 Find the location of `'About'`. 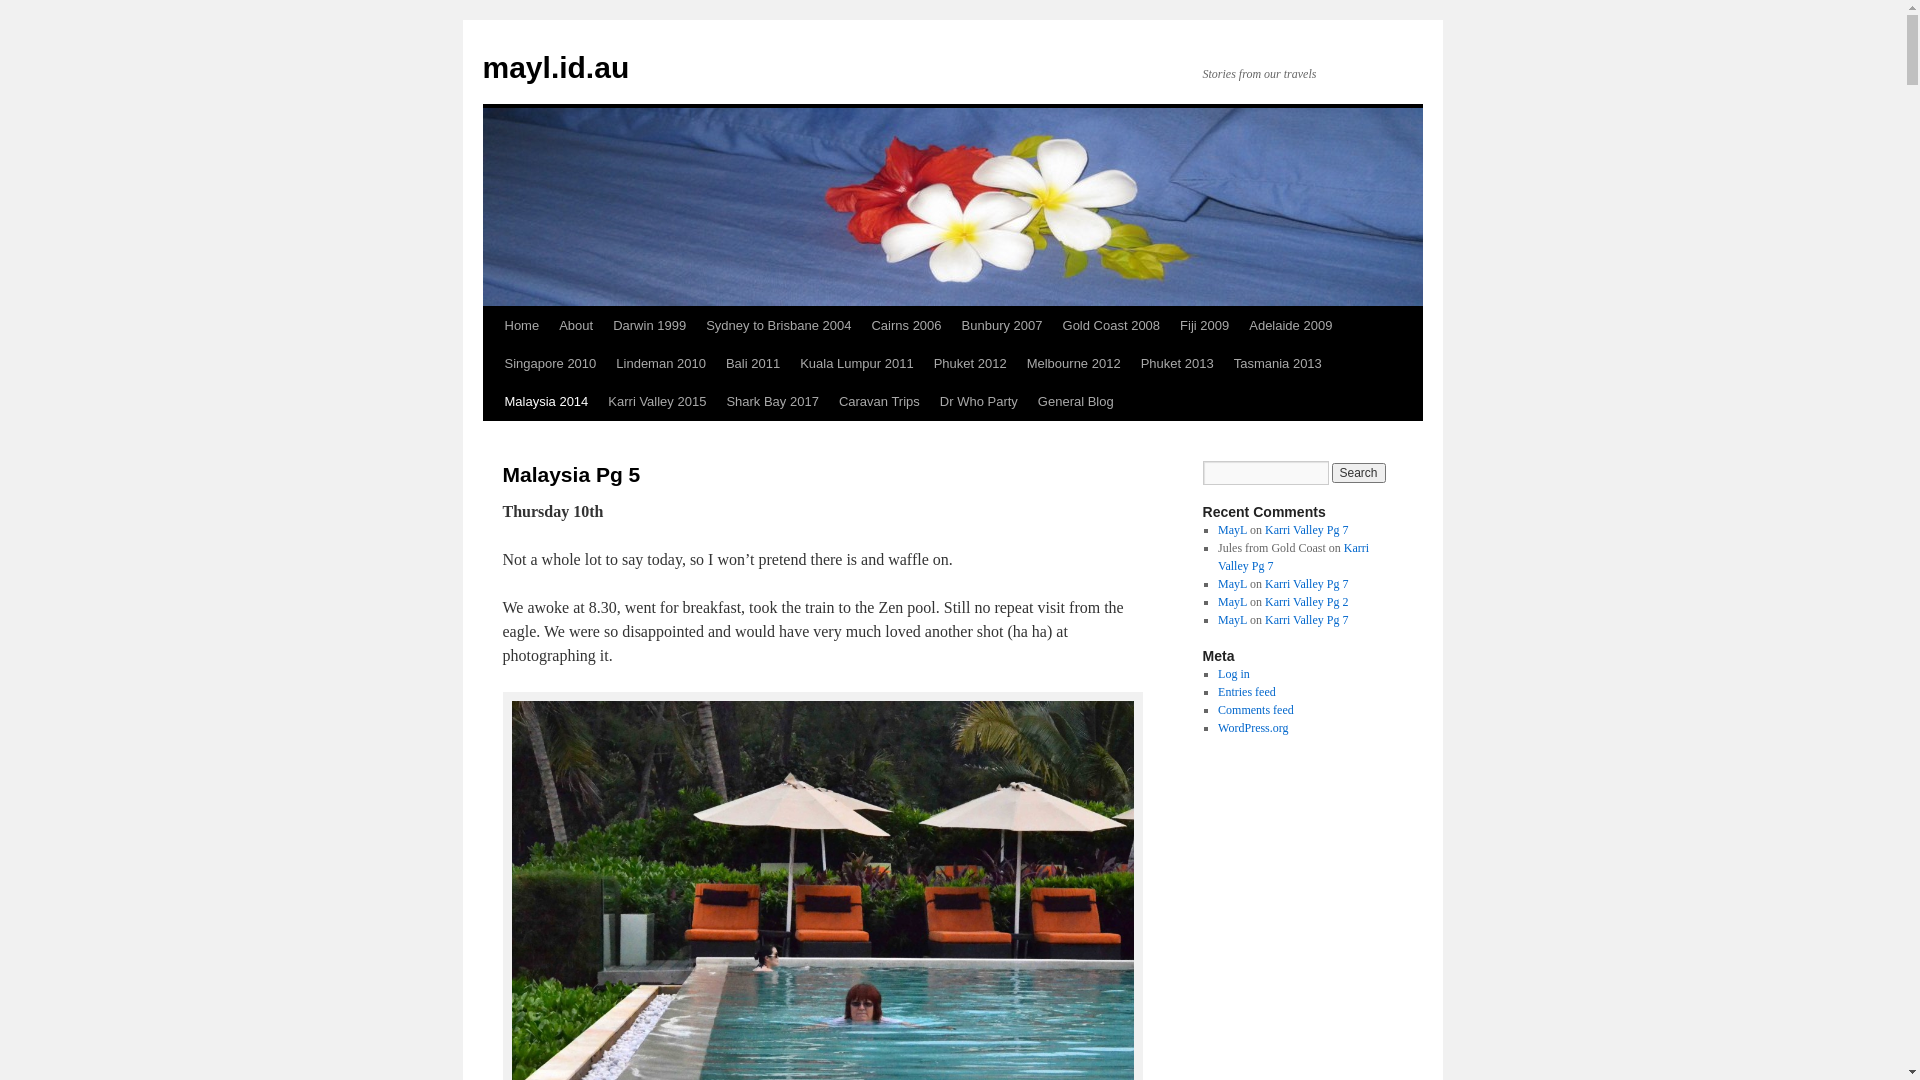

'About' is located at coordinates (575, 325).